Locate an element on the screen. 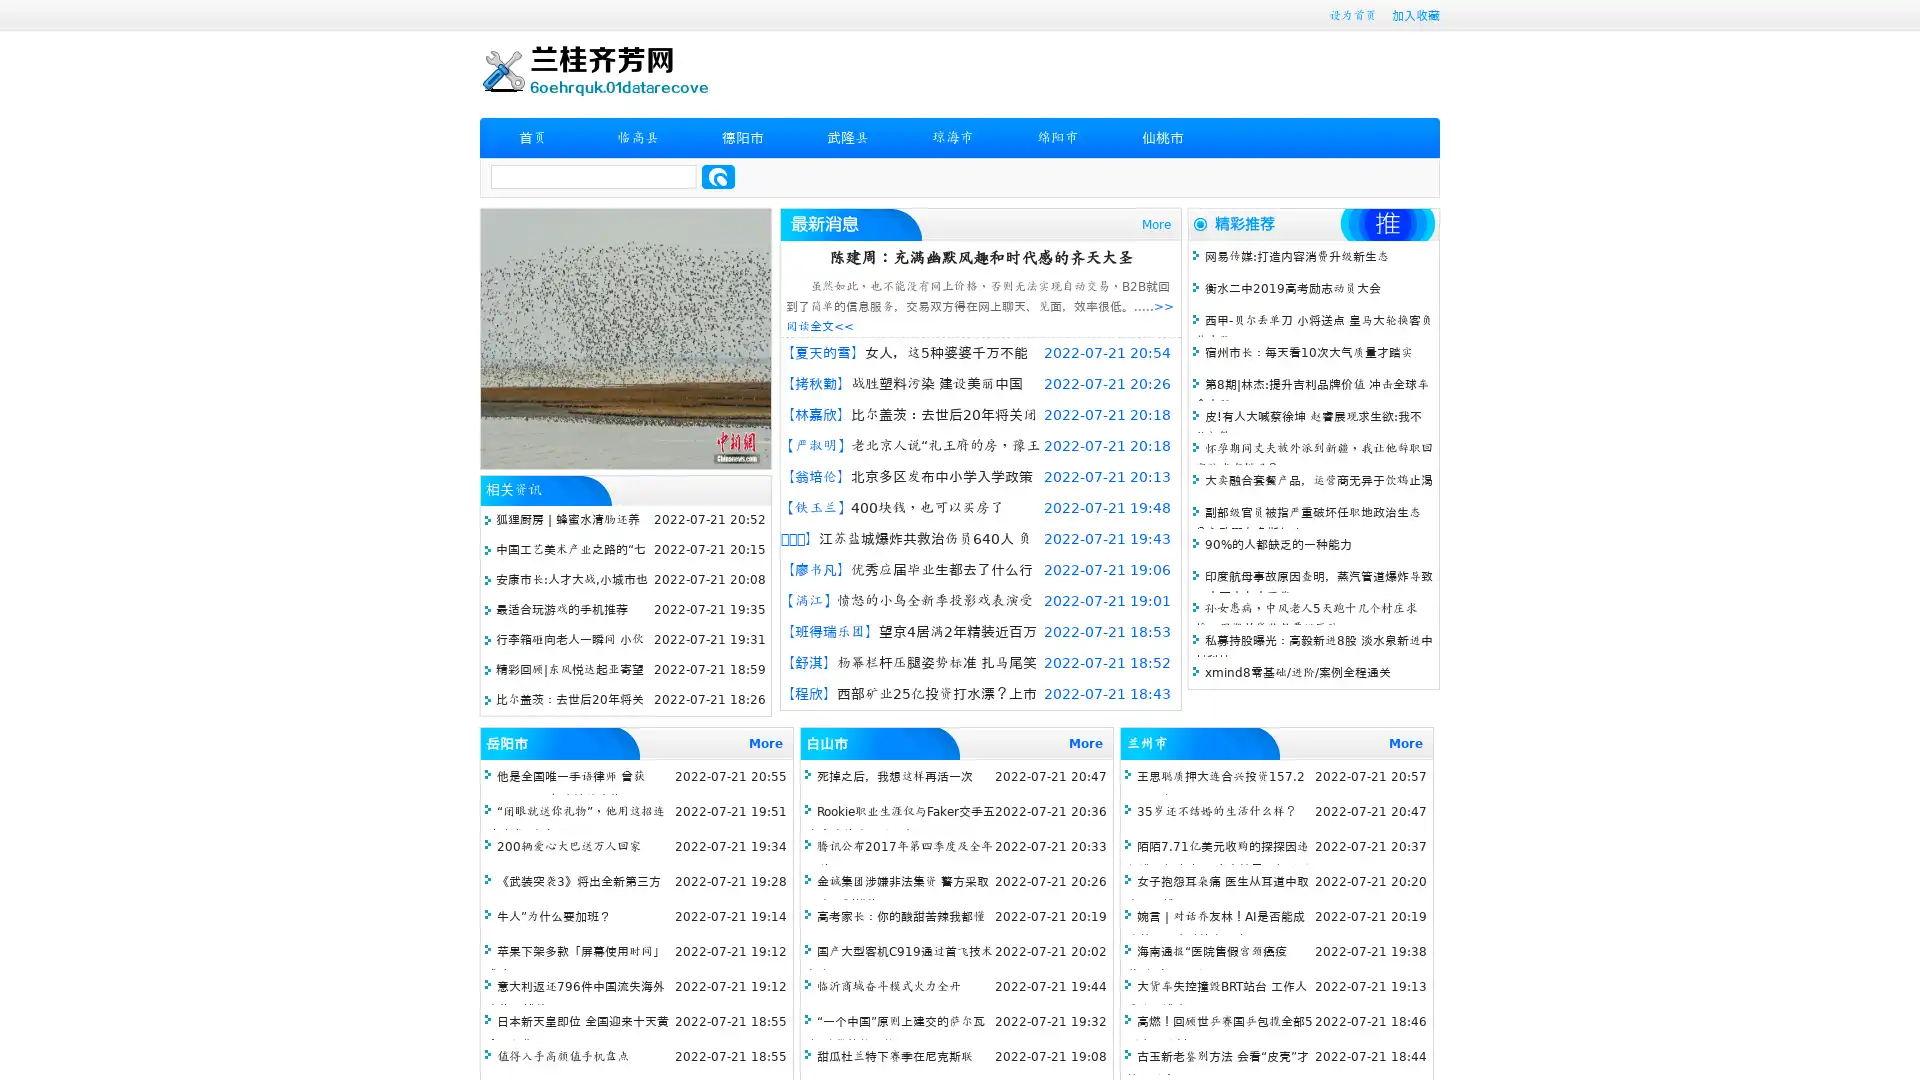 Image resolution: width=1920 pixels, height=1080 pixels. Search is located at coordinates (718, 176).